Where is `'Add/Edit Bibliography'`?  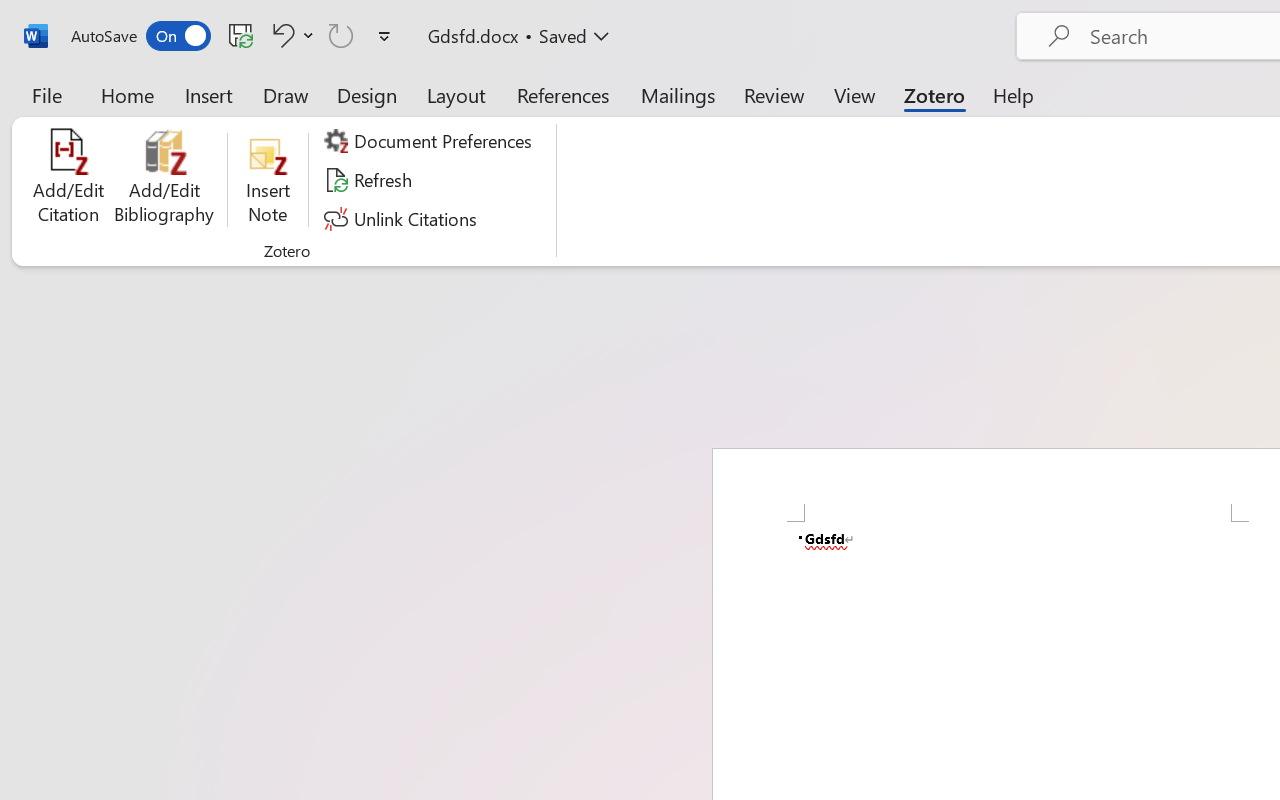
'Add/Edit Bibliography' is located at coordinates (164, 179).